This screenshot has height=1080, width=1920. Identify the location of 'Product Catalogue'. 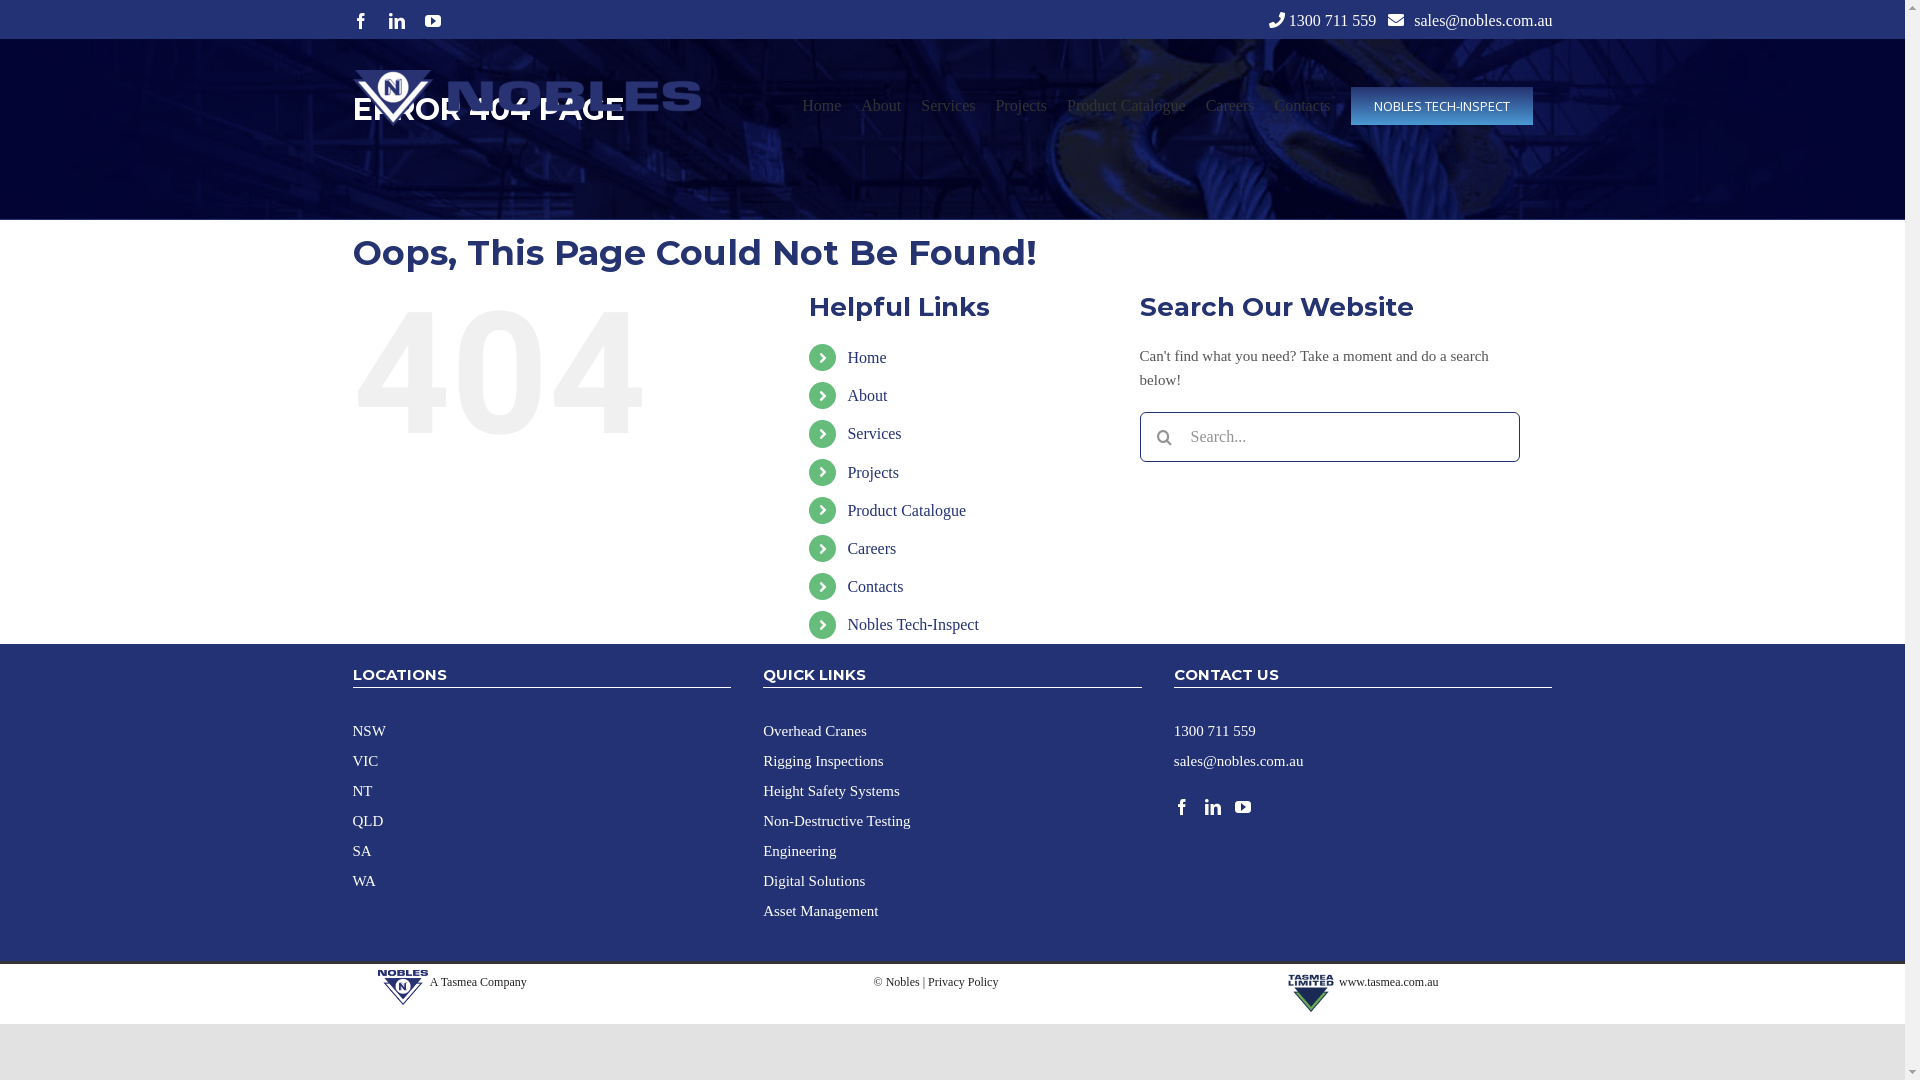
(1126, 105).